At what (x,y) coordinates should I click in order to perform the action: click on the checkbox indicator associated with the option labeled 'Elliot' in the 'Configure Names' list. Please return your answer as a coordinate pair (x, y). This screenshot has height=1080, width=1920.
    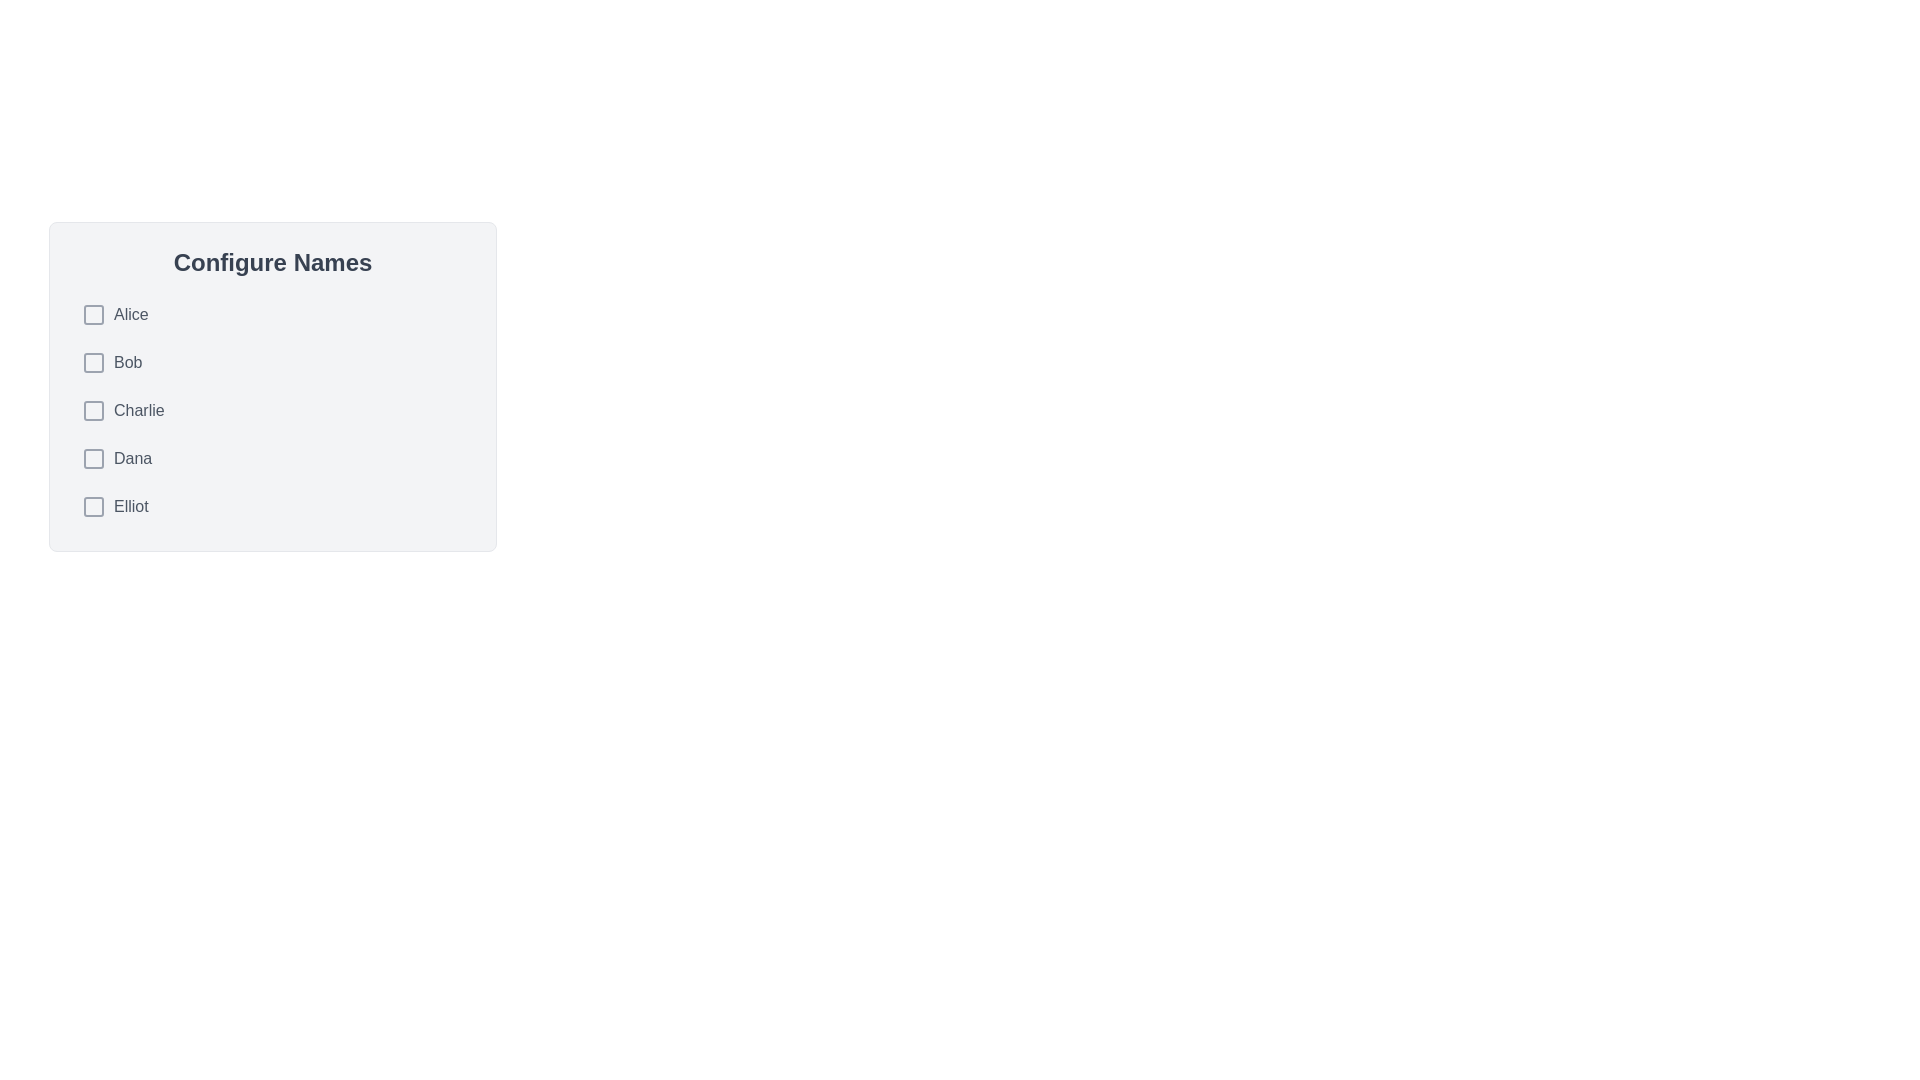
    Looking at the image, I should click on (93, 505).